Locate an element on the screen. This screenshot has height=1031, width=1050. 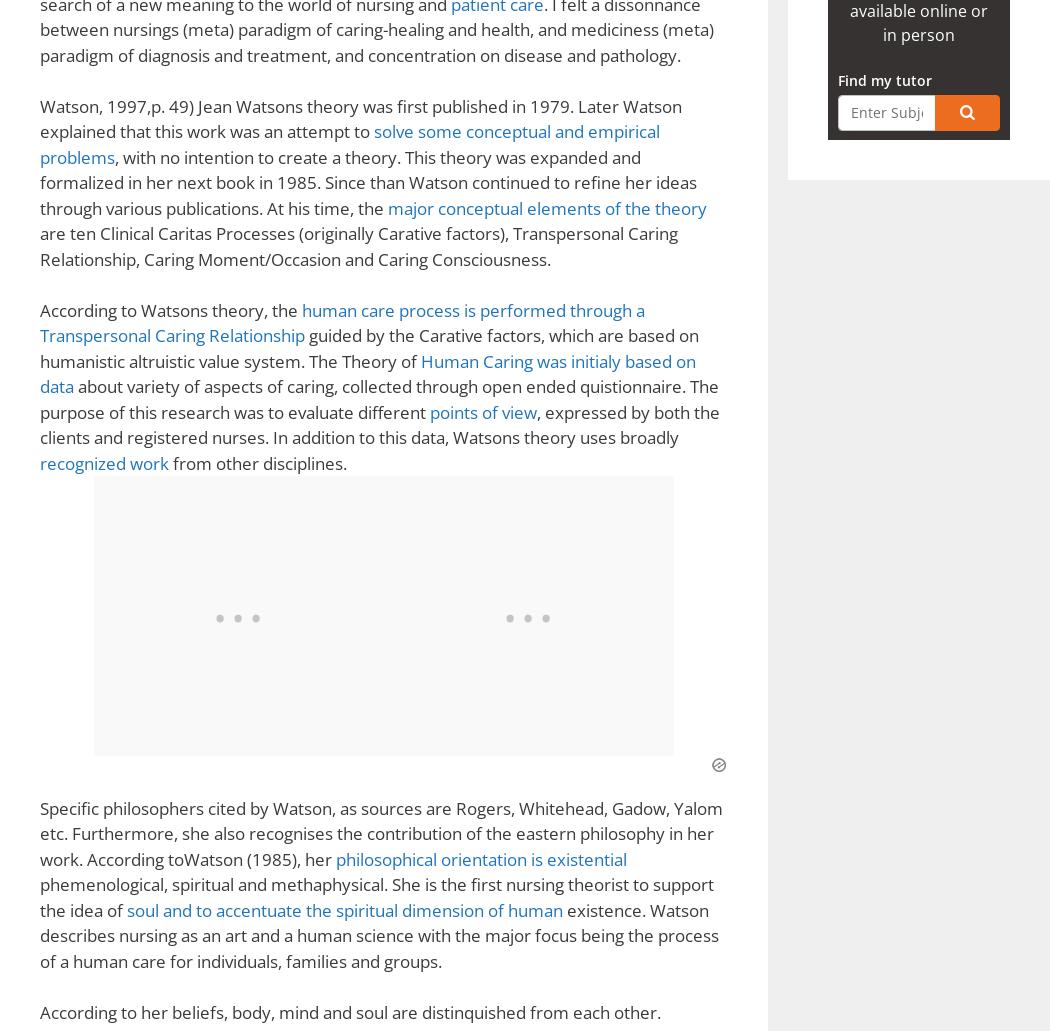
'Nursing' is located at coordinates (87, 314).